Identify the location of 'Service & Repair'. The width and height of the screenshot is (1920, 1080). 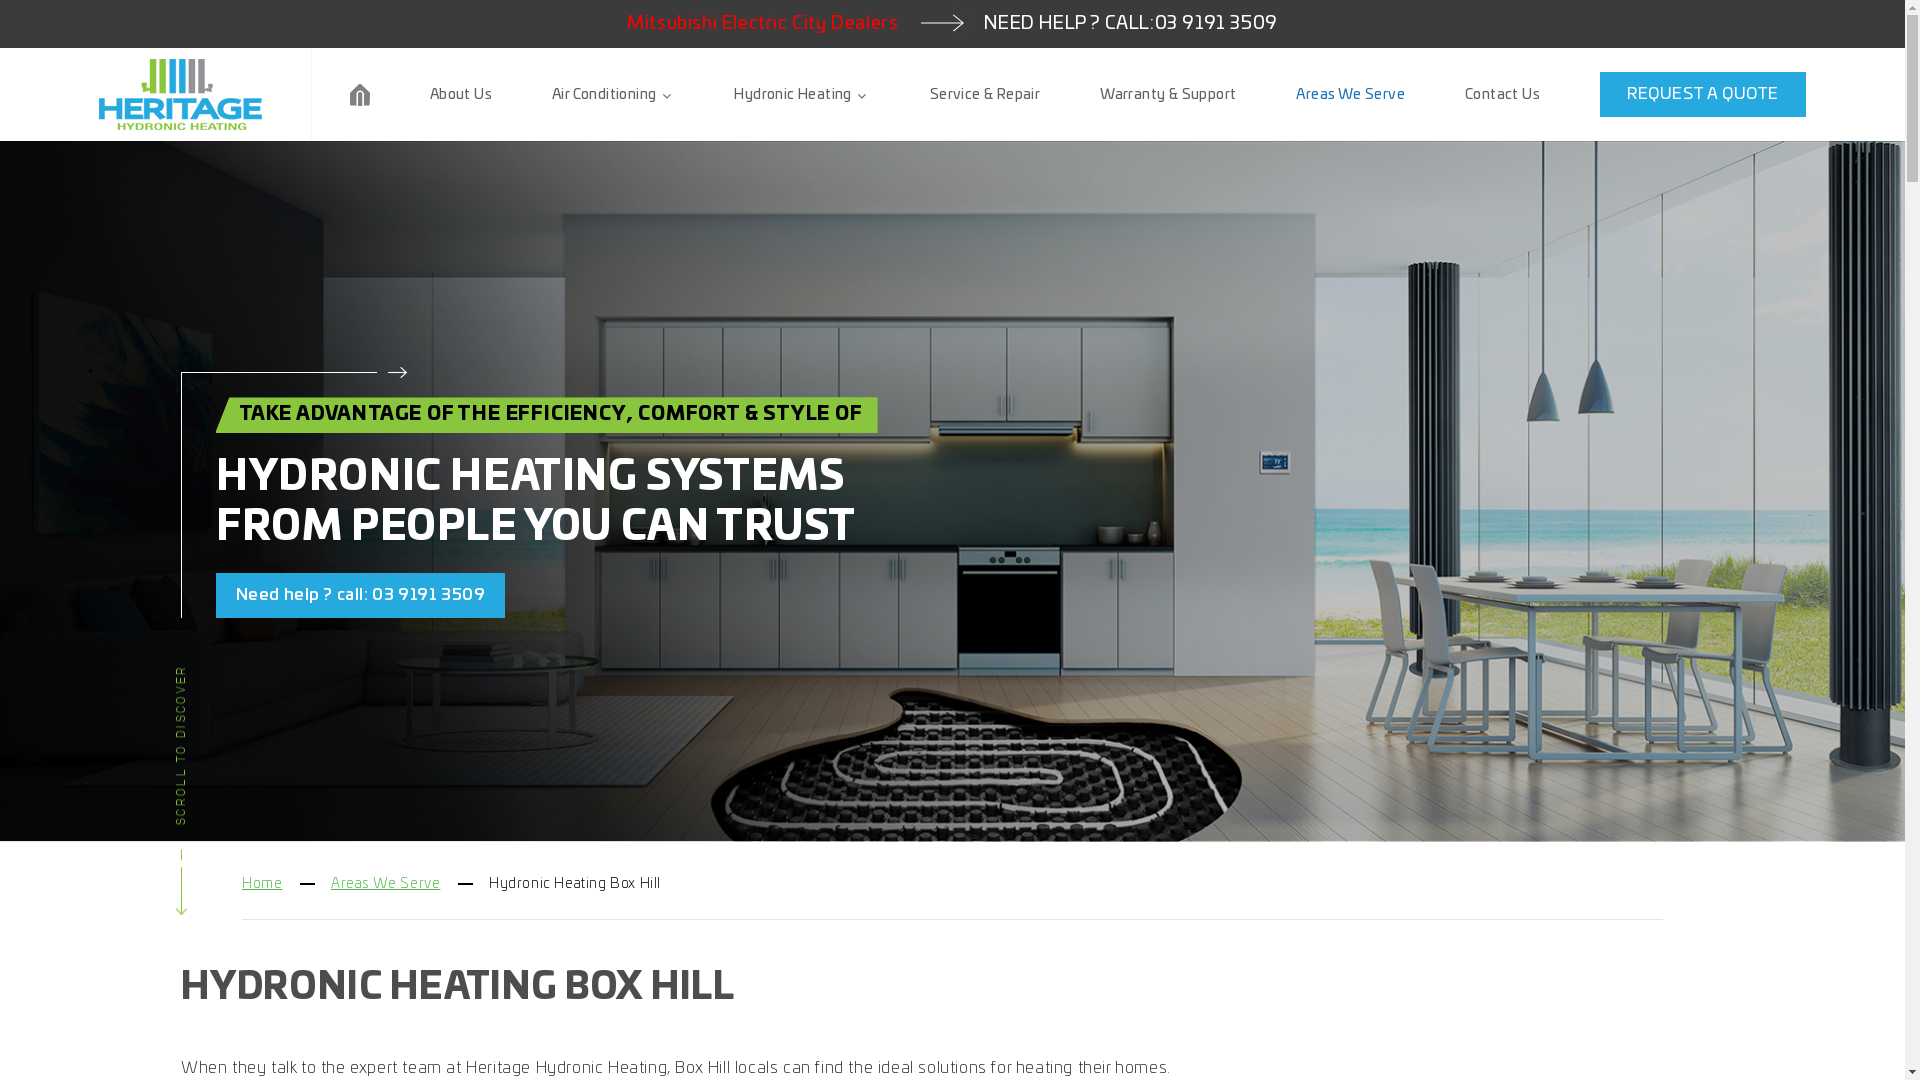
(984, 94).